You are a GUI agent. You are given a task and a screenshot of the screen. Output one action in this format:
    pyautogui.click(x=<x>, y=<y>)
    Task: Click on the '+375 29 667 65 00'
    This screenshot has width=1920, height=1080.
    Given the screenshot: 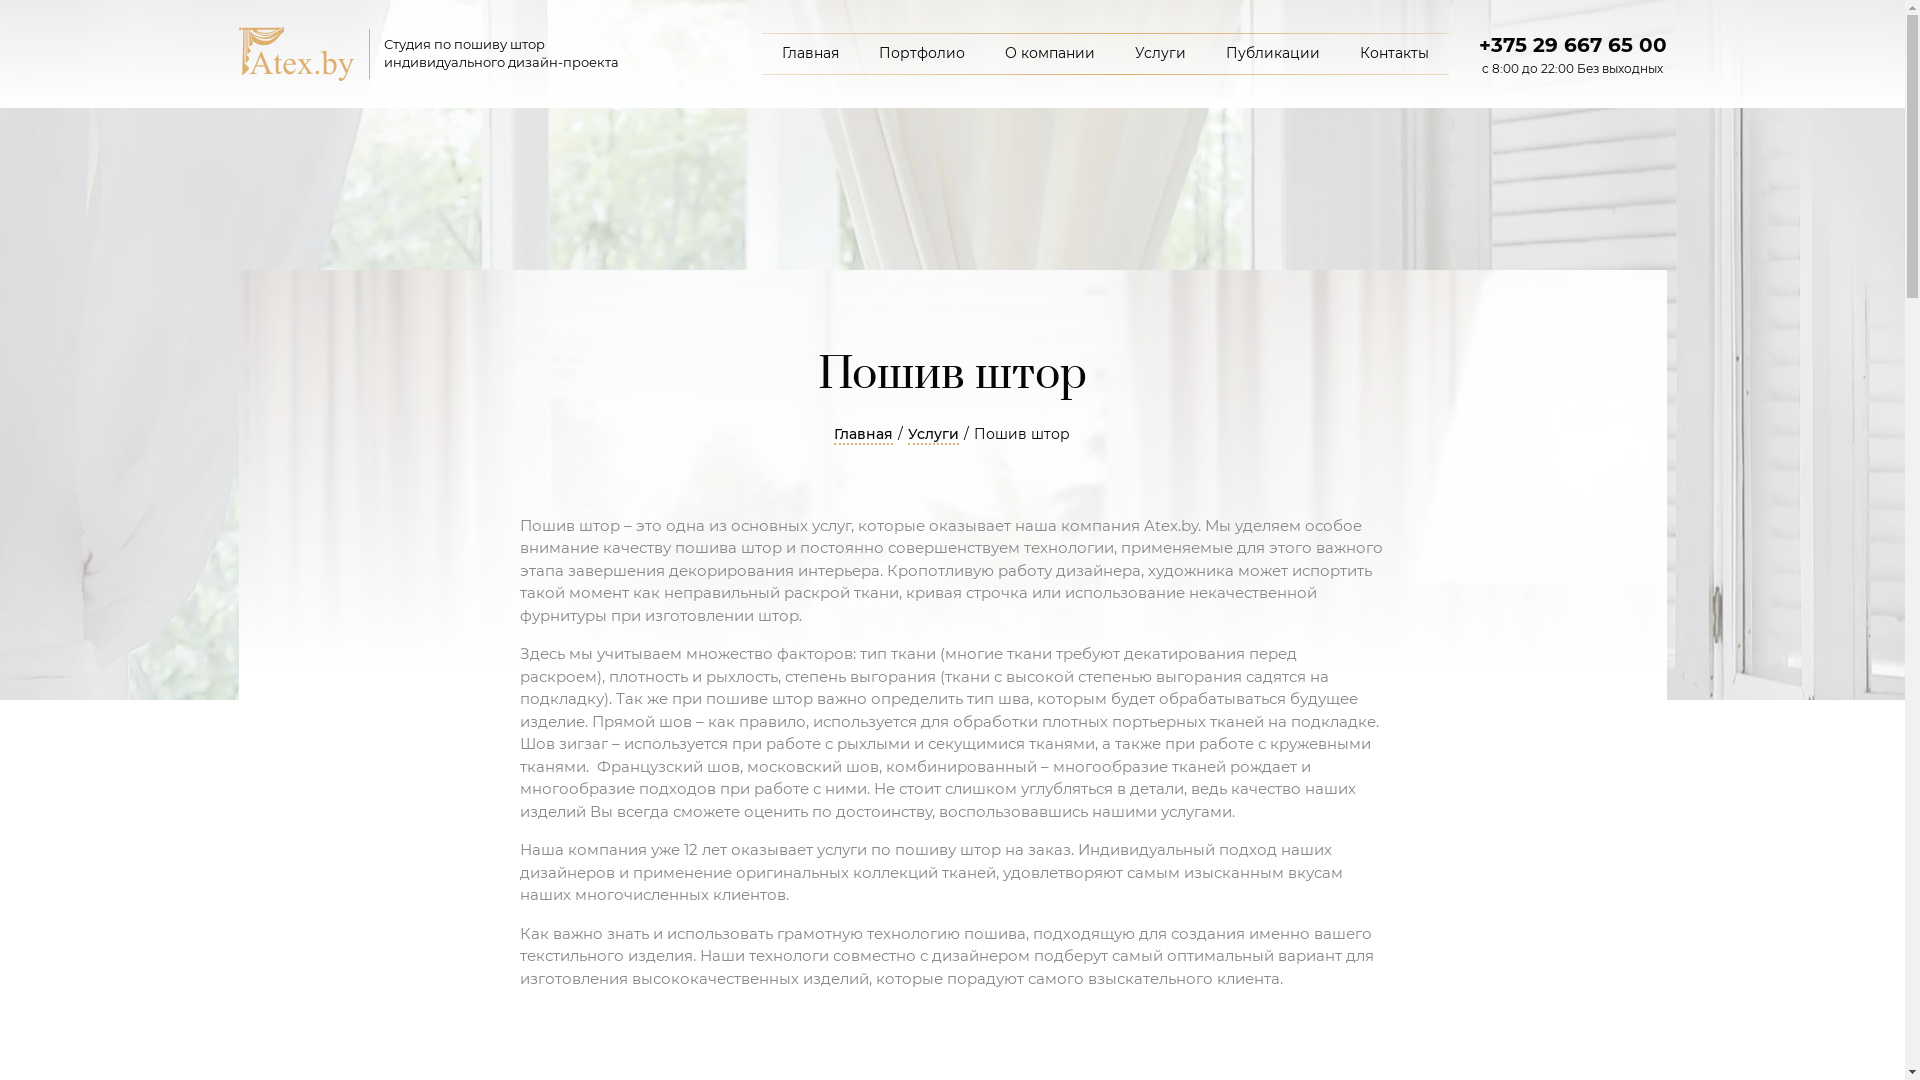 What is the action you would take?
    pyautogui.click(x=1570, y=45)
    